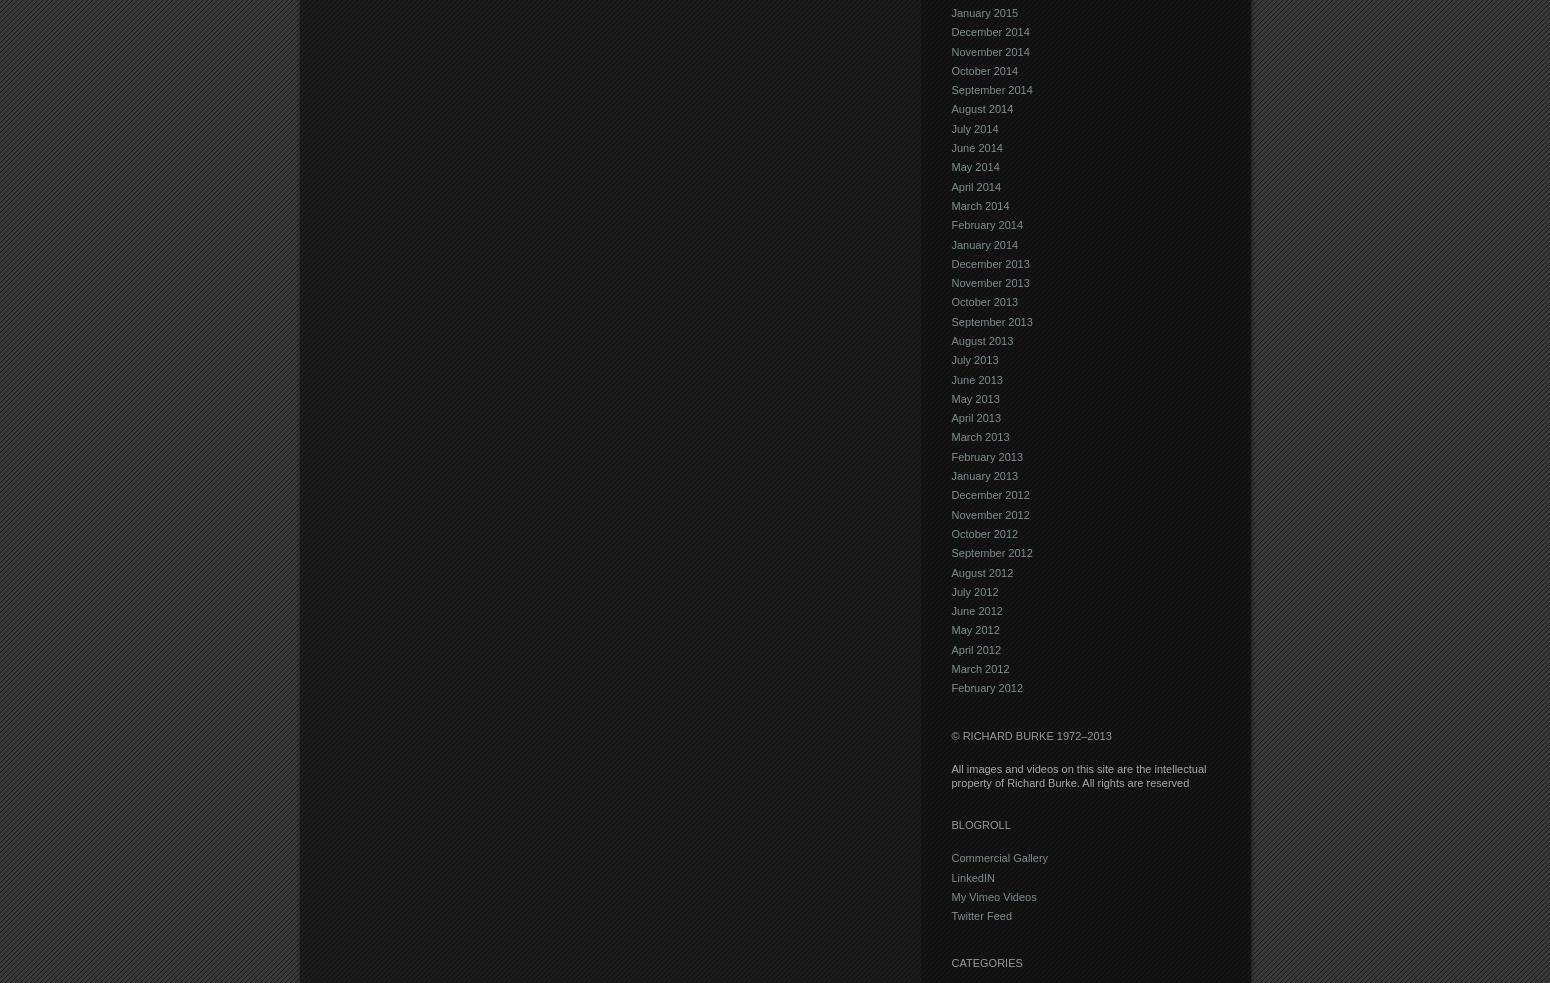 Image resolution: width=1550 pixels, height=983 pixels. I want to click on 'March 2014', so click(949, 204).